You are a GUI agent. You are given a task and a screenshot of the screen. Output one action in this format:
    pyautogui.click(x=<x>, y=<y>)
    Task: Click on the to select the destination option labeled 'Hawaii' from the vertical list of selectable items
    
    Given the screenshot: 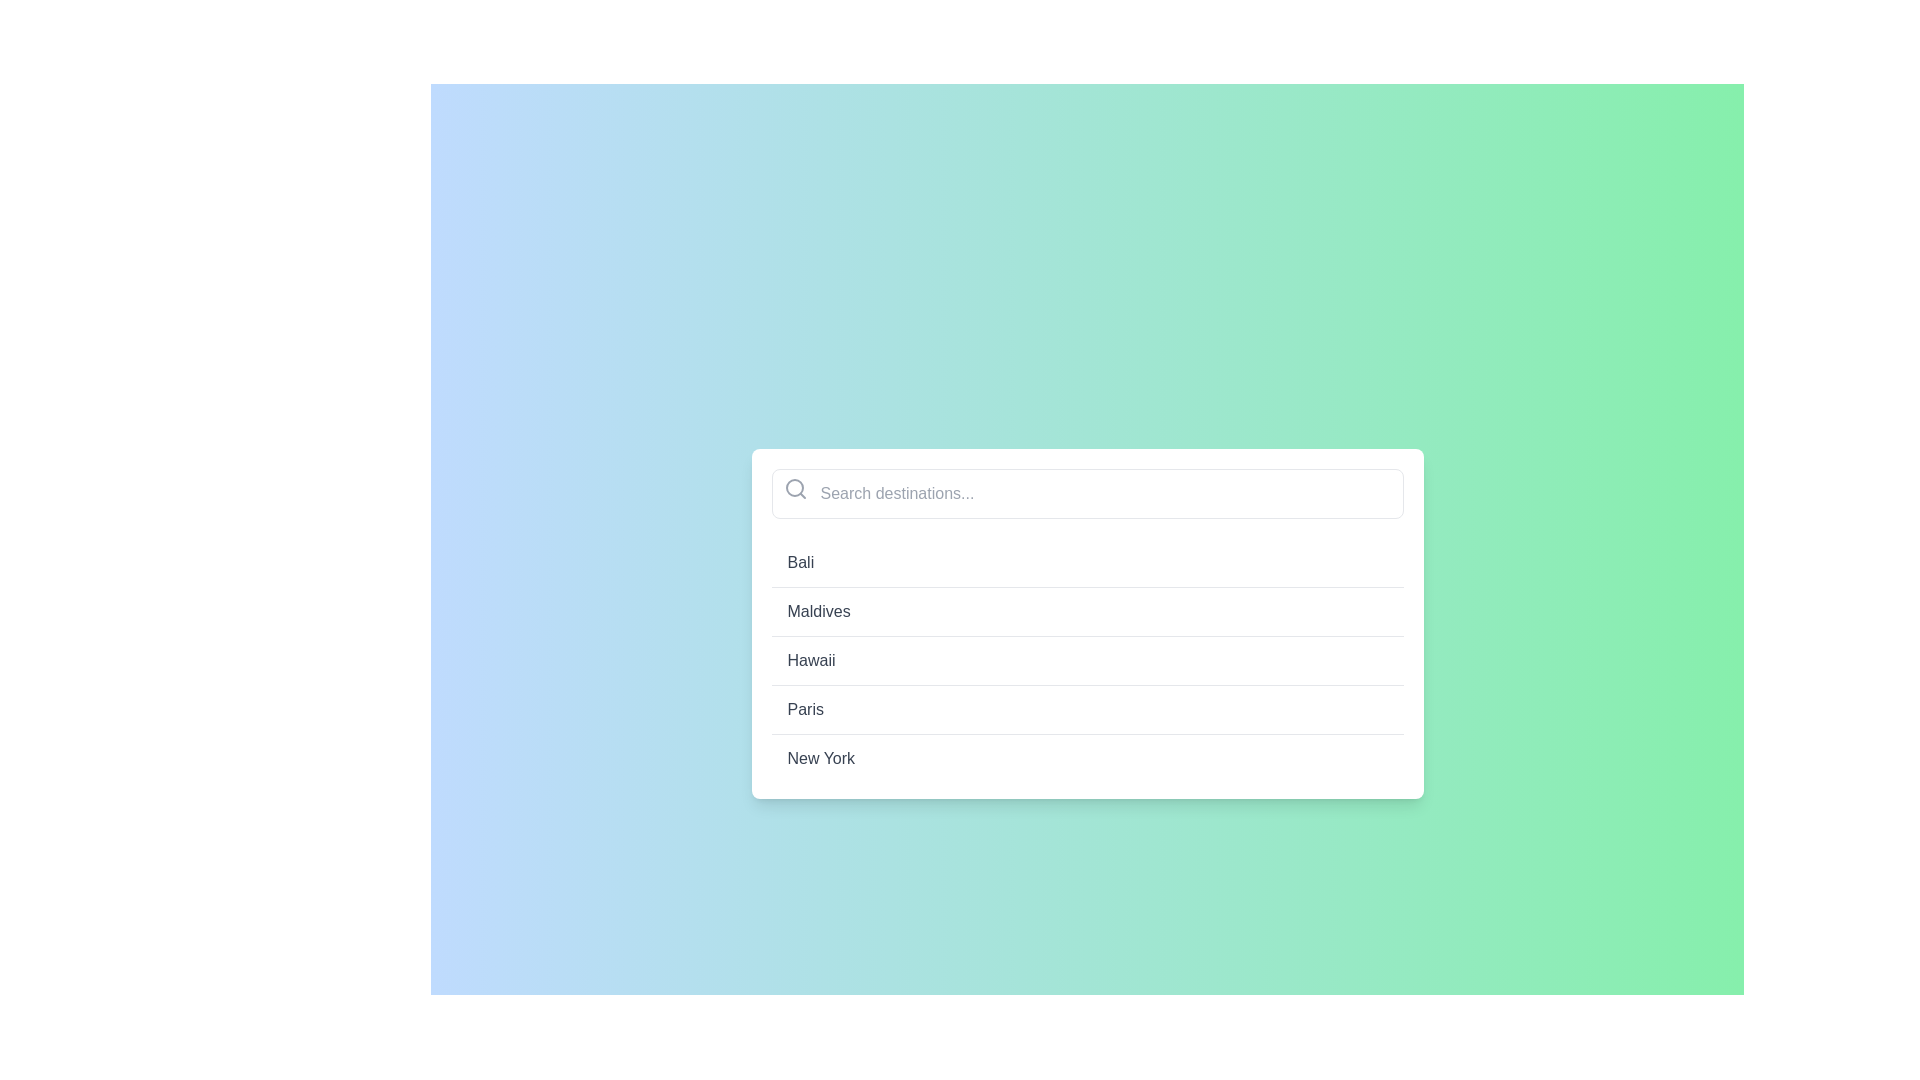 What is the action you would take?
    pyautogui.click(x=1086, y=659)
    